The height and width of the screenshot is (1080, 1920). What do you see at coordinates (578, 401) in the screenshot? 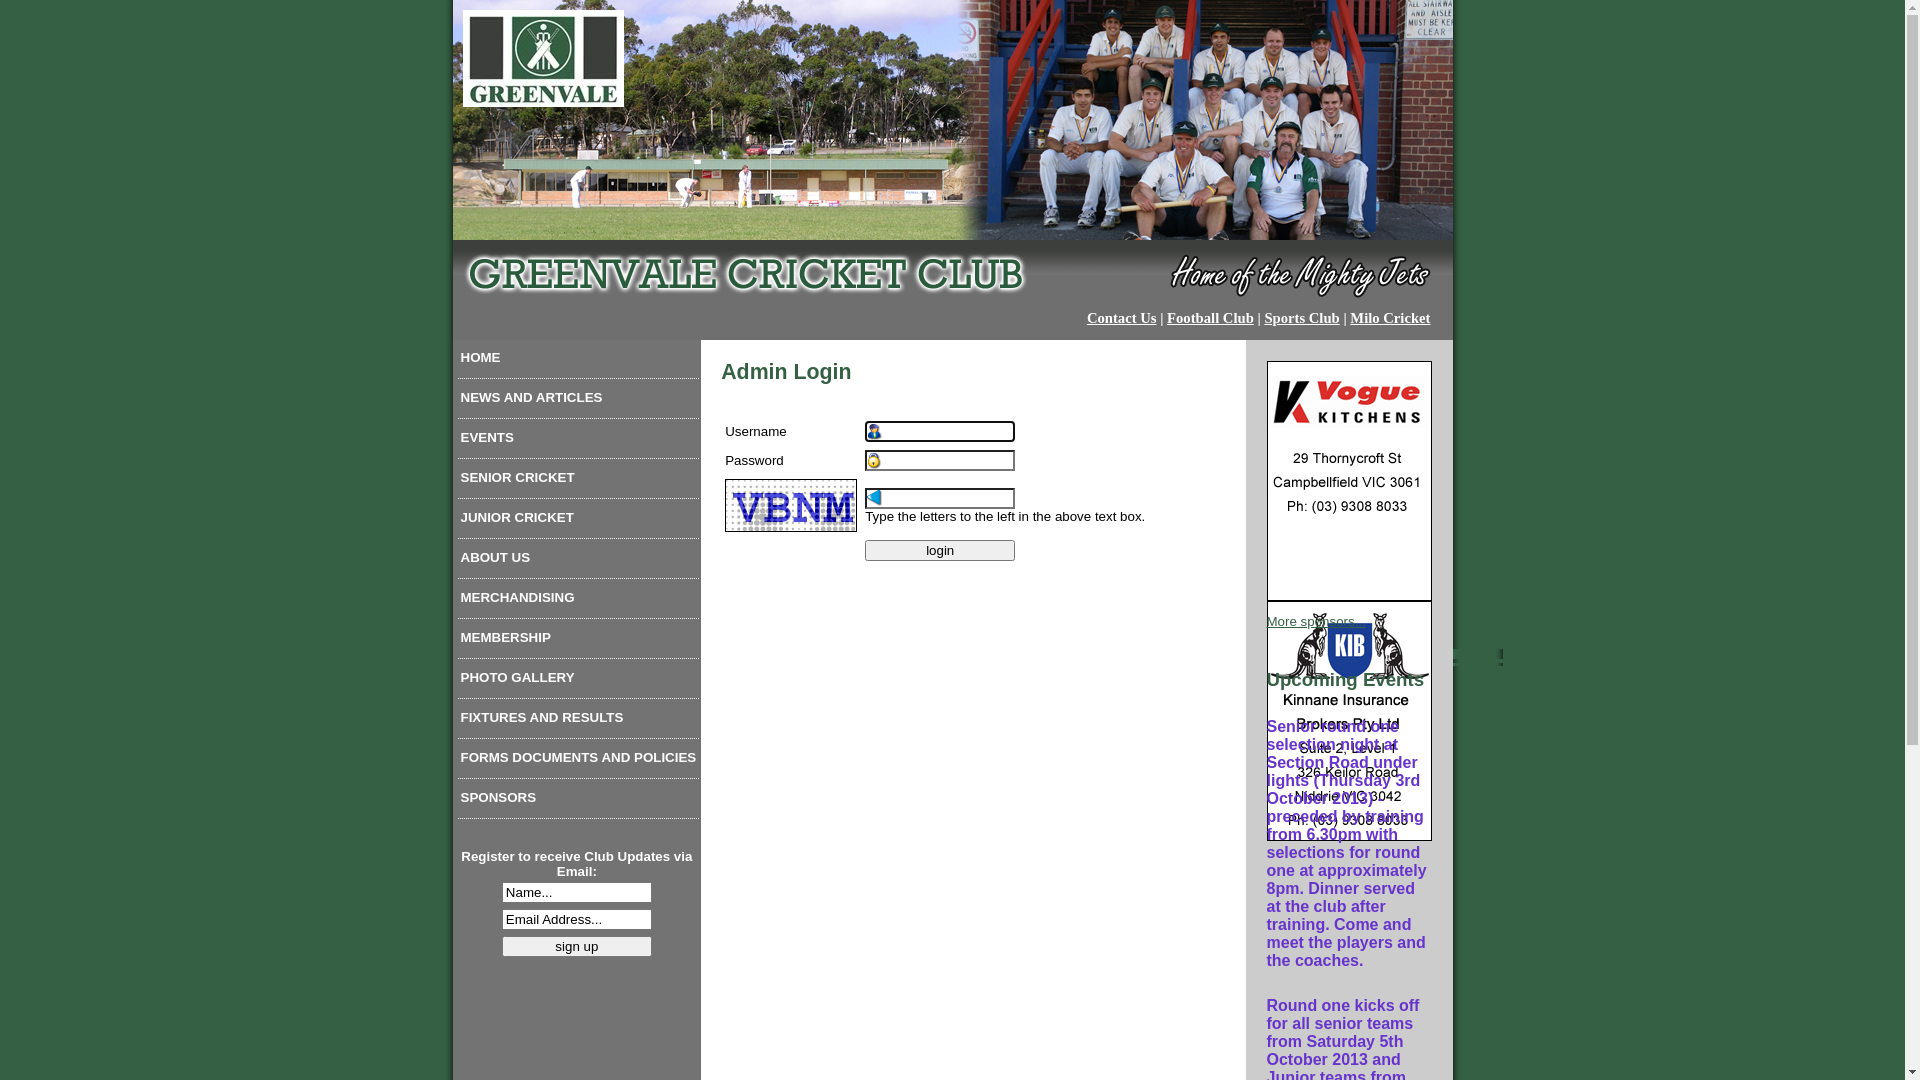
I see `'NEWS AND ARTICLES'` at bounding box center [578, 401].